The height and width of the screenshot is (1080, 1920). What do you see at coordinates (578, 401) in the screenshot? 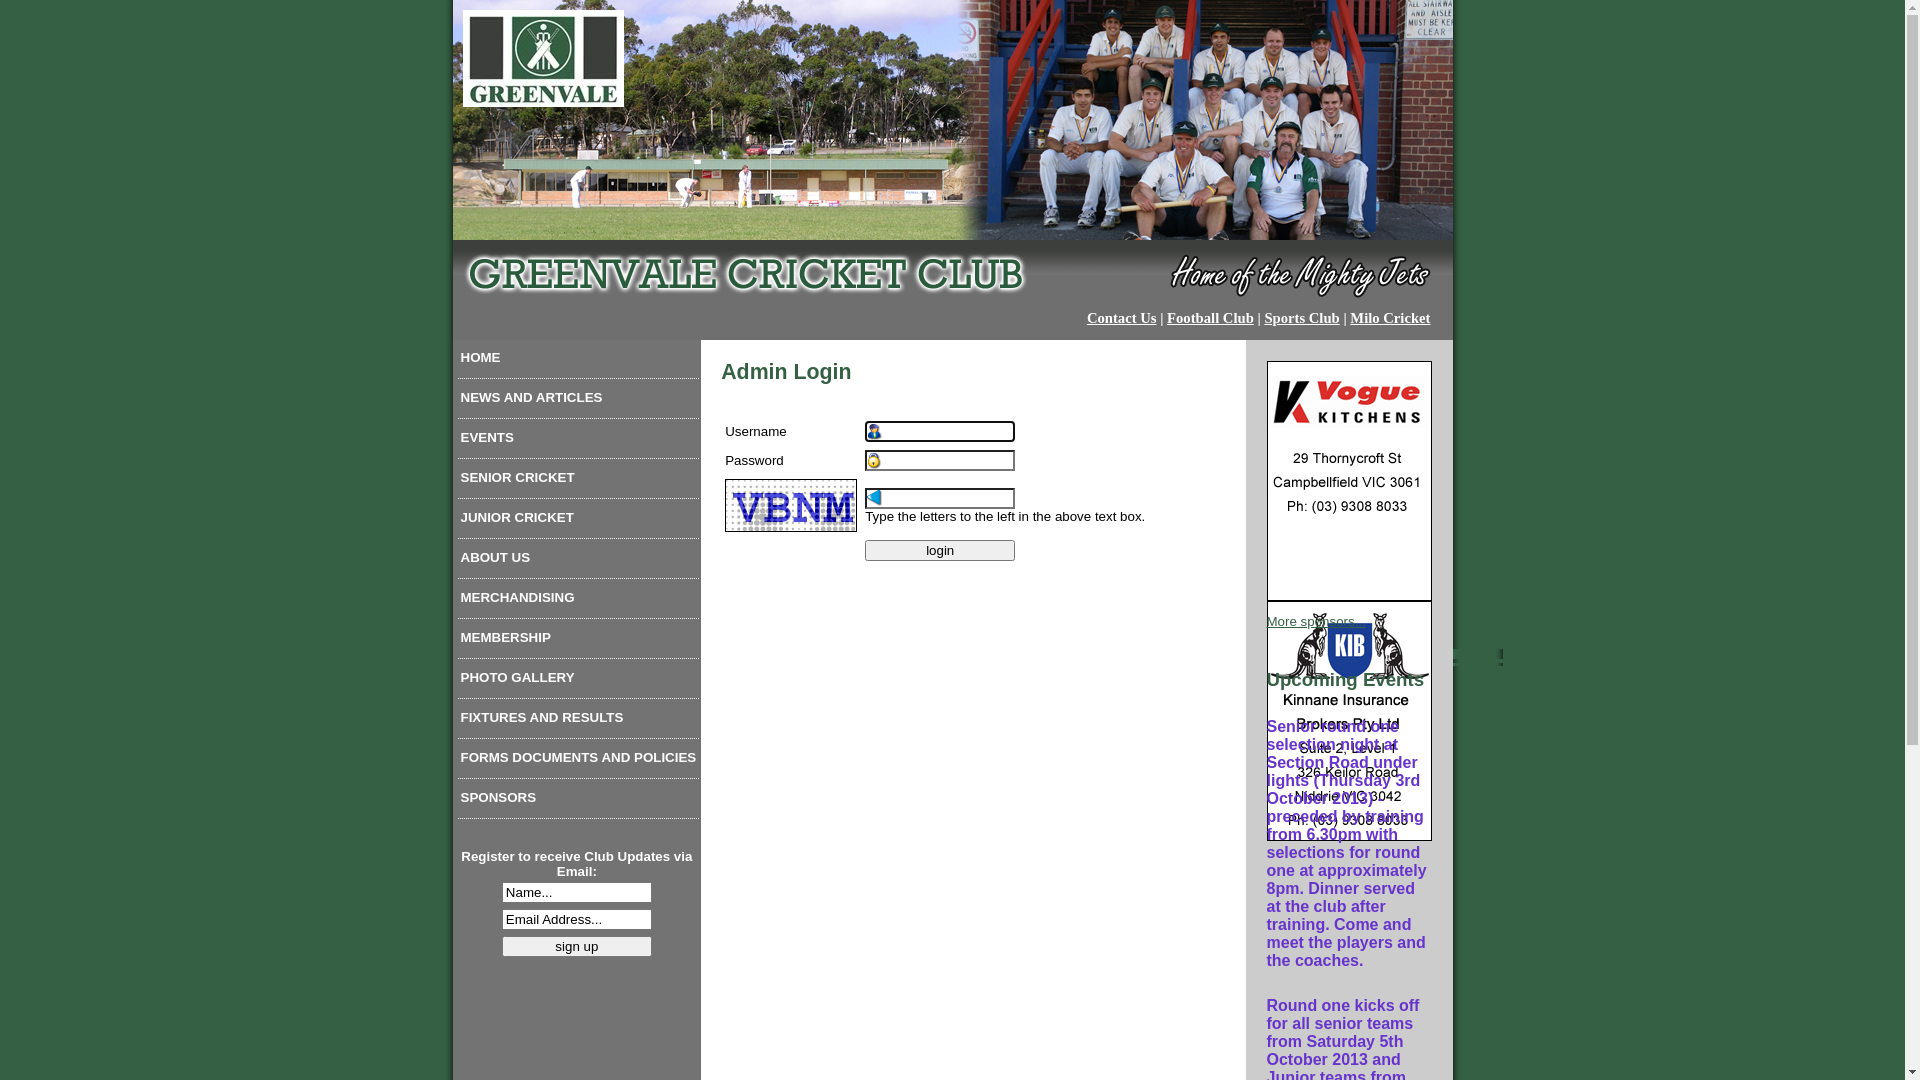
I see `'NEWS AND ARTICLES'` at bounding box center [578, 401].